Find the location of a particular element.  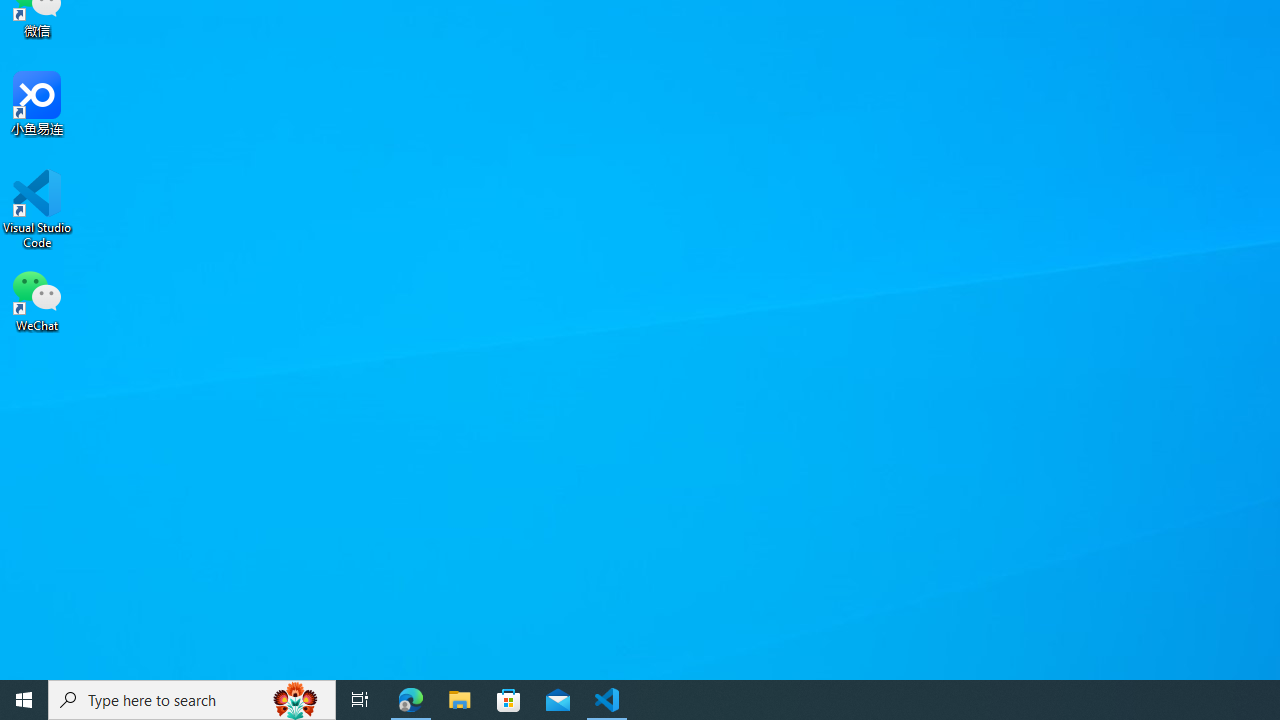

'WeChat' is located at coordinates (37, 299).